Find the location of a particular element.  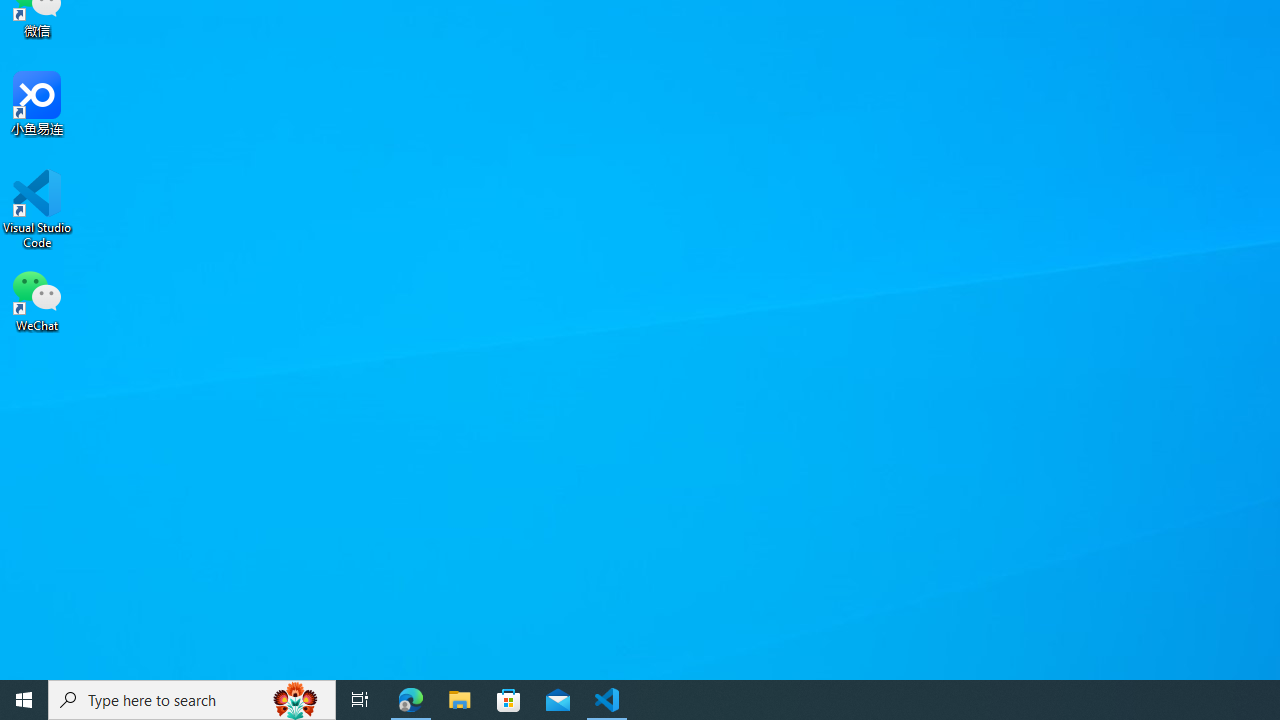

'WeChat' is located at coordinates (37, 299).